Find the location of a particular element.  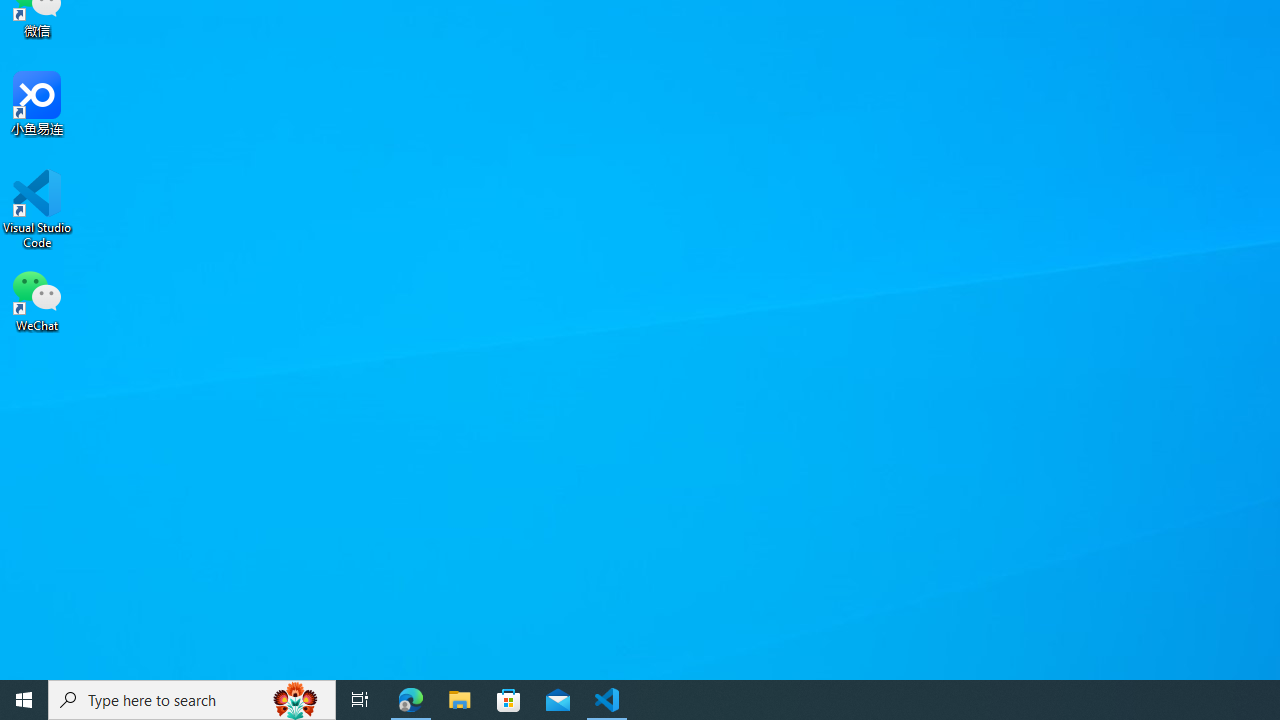

'WeChat' is located at coordinates (37, 299).